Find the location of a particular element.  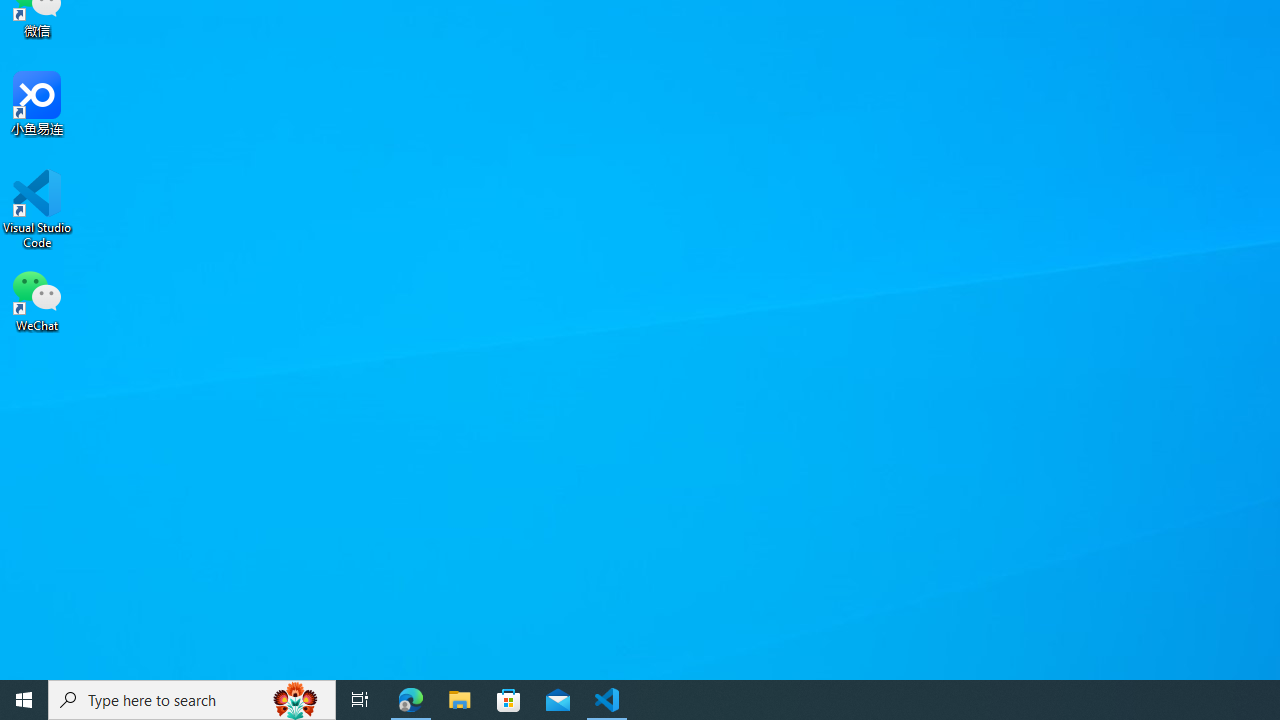

'WeChat' is located at coordinates (37, 299).